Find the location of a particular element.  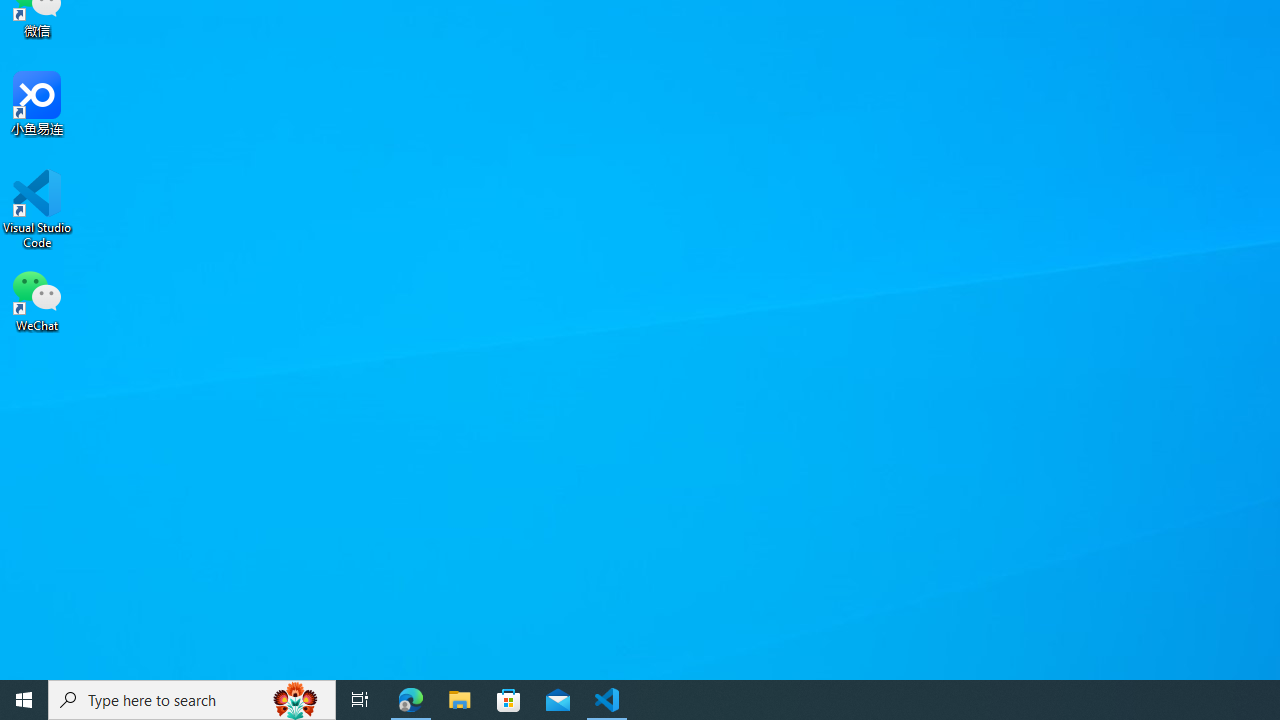

'WeChat' is located at coordinates (37, 299).